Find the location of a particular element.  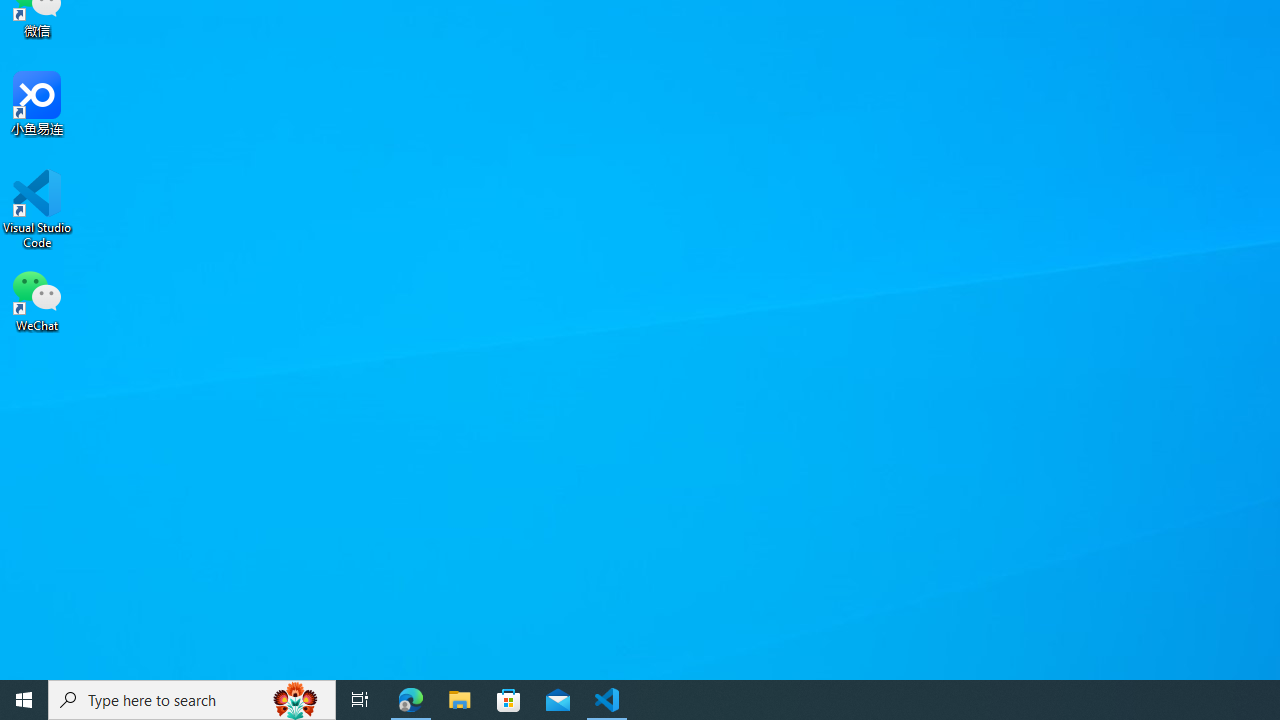

'WeChat' is located at coordinates (37, 299).